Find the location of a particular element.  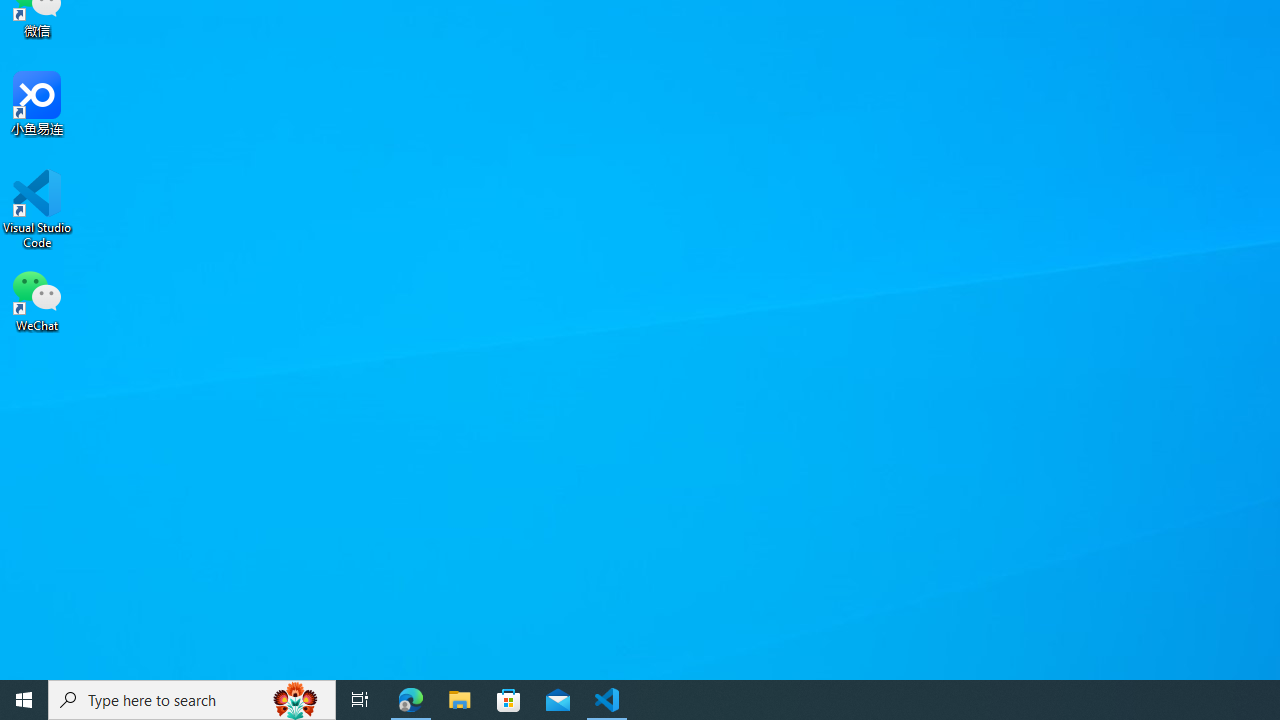

'WeChat' is located at coordinates (37, 299).